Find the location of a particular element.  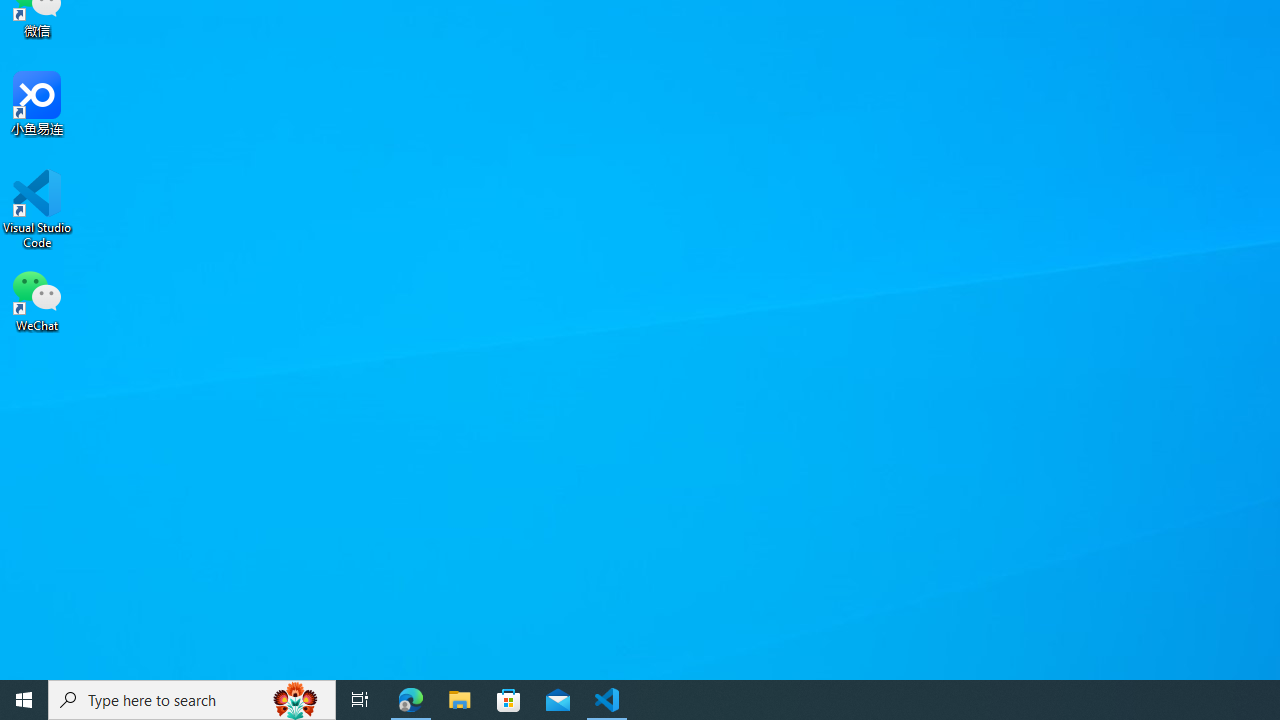

'WeChat' is located at coordinates (37, 299).